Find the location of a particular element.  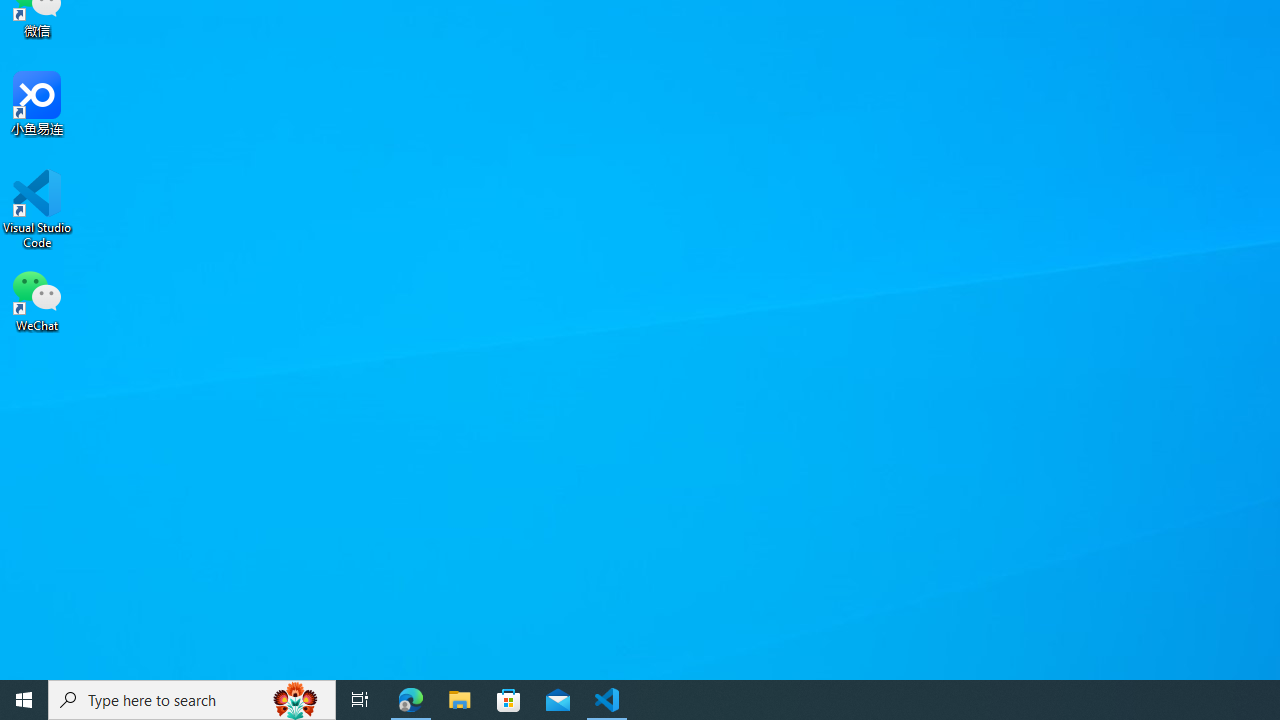

'WeChat' is located at coordinates (37, 299).